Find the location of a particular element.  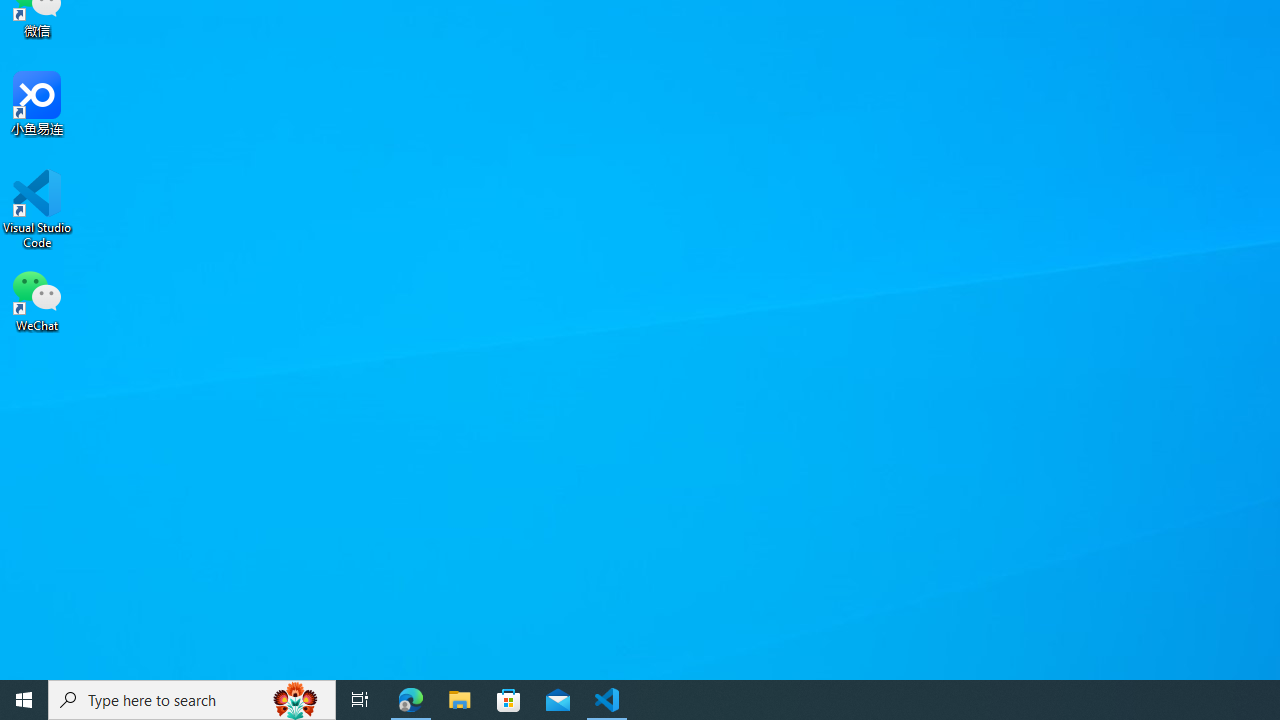

'WeChat' is located at coordinates (37, 299).